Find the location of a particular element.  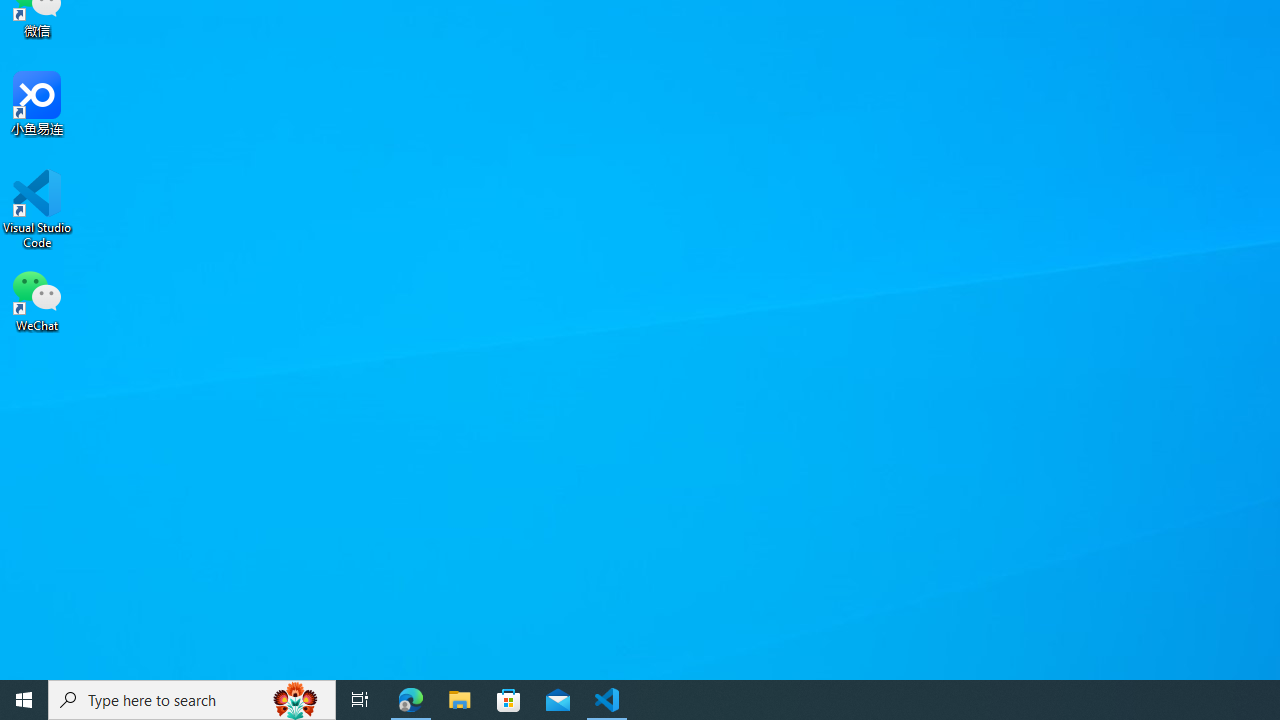

'WeChat' is located at coordinates (37, 299).